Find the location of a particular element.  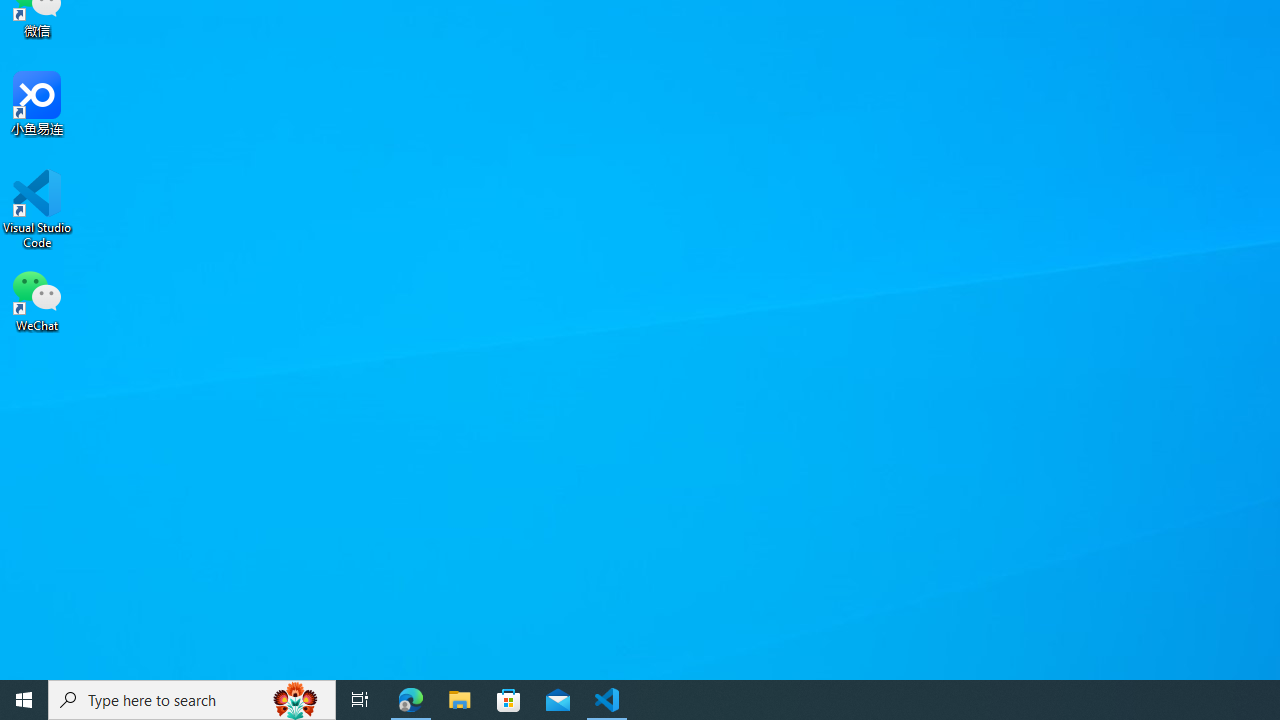

'WeChat' is located at coordinates (37, 299).